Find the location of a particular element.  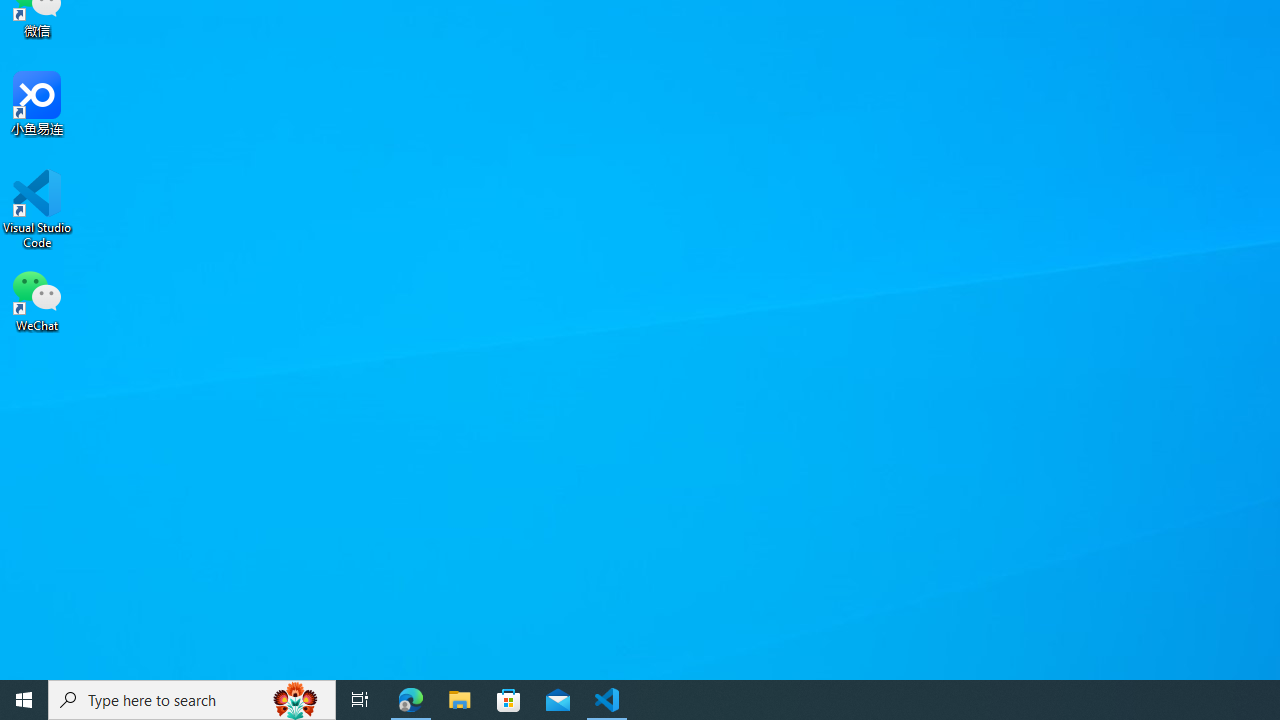

'WeChat' is located at coordinates (37, 299).